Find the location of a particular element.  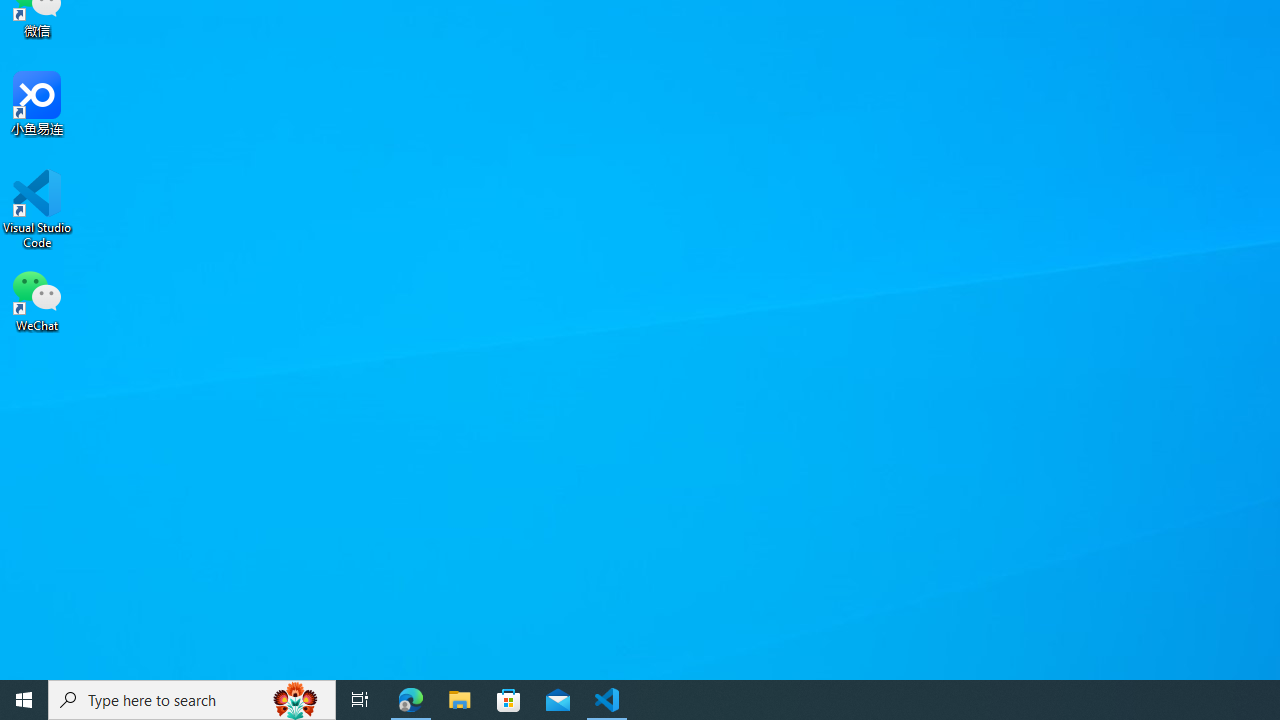

'WeChat' is located at coordinates (37, 299).